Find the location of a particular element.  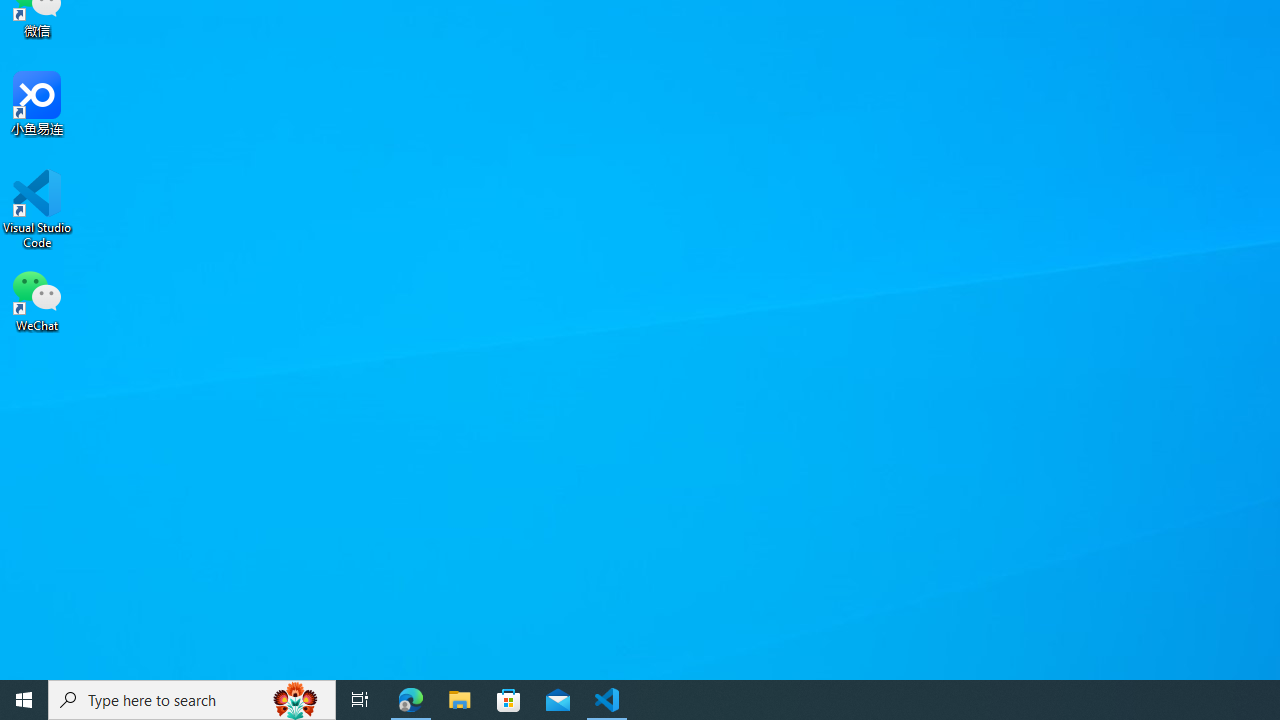

'WeChat' is located at coordinates (37, 299).